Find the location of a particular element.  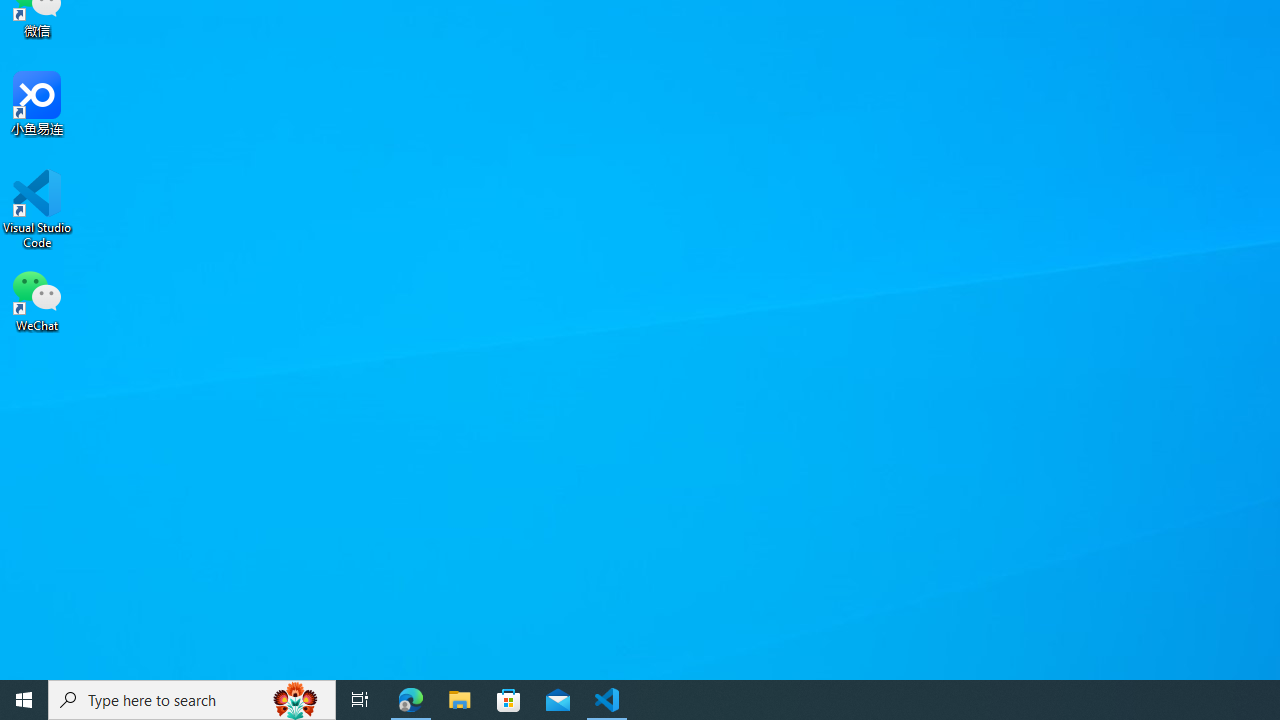

'WeChat' is located at coordinates (37, 299).